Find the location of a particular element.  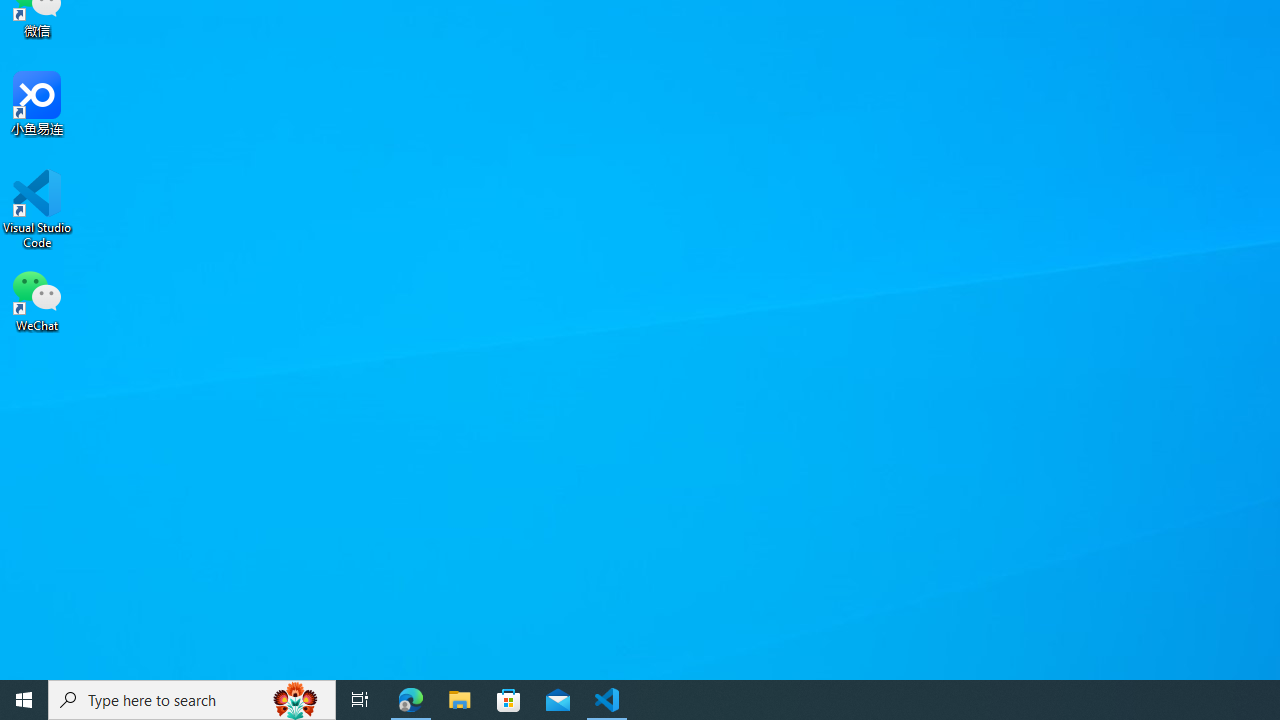

'WeChat' is located at coordinates (37, 299).